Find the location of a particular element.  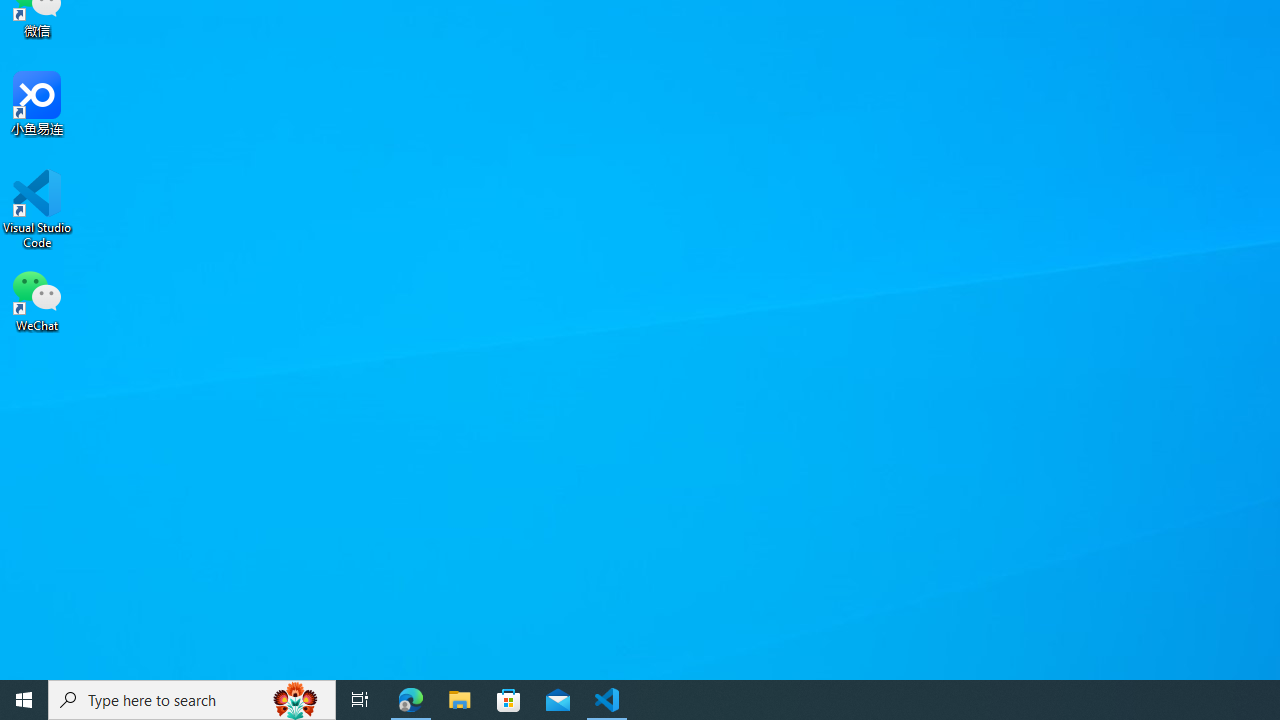

'WeChat' is located at coordinates (37, 299).